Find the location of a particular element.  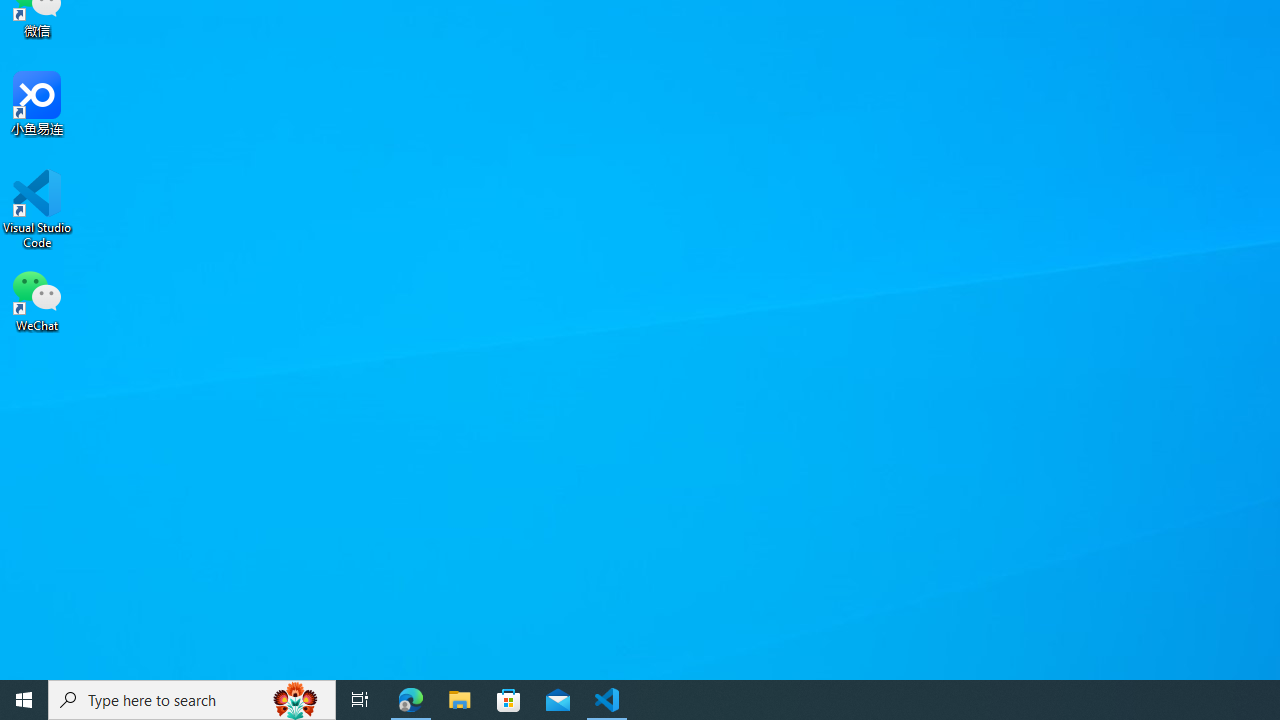

'WeChat' is located at coordinates (37, 299).